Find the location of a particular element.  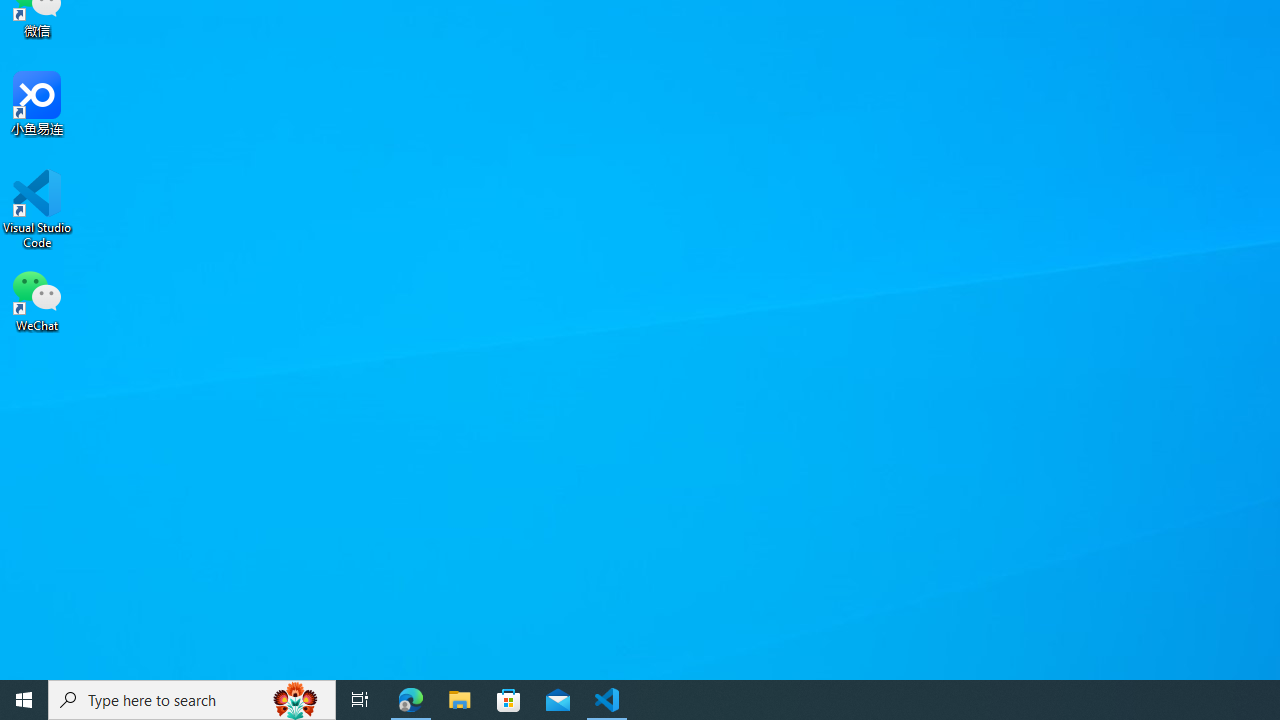

'WeChat' is located at coordinates (37, 299).